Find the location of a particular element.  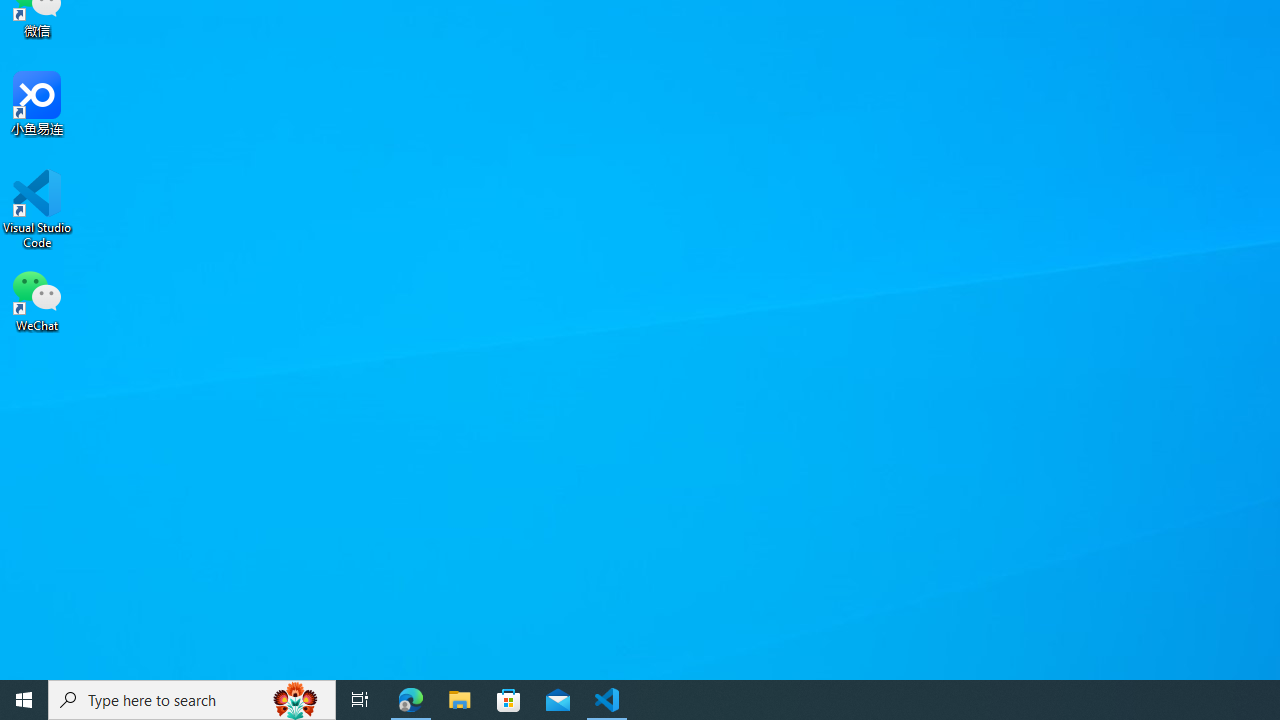

'WeChat' is located at coordinates (37, 299).